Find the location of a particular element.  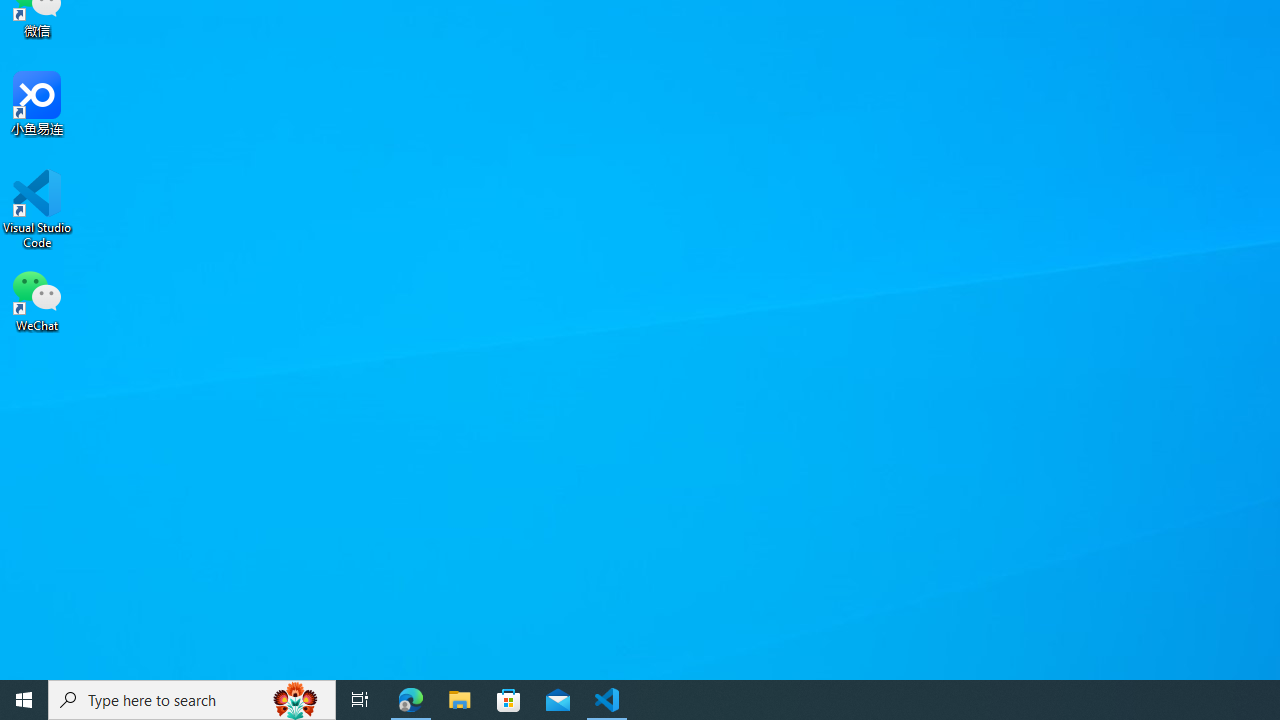

'WeChat' is located at coordinates (37, 299).